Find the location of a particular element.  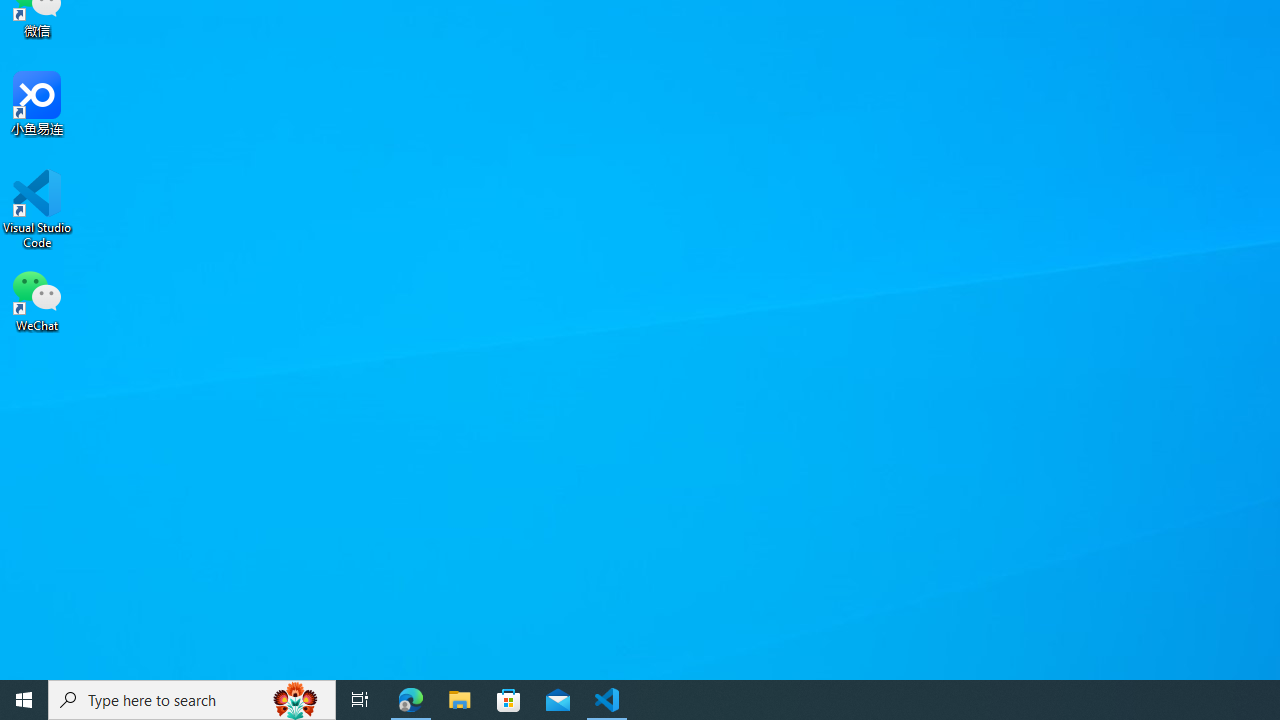

'WeChat' is located at coordinates (37, 299).